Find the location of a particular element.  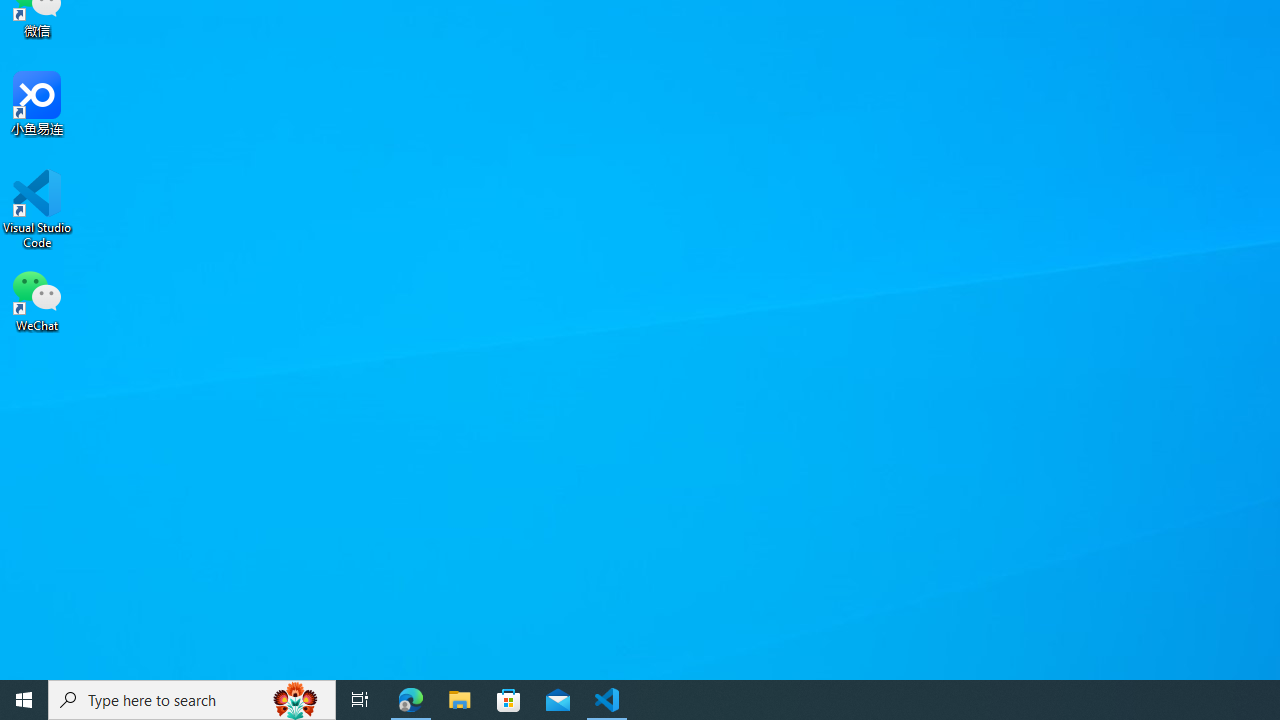

'WeChat' is located at coordinates (37, 299).